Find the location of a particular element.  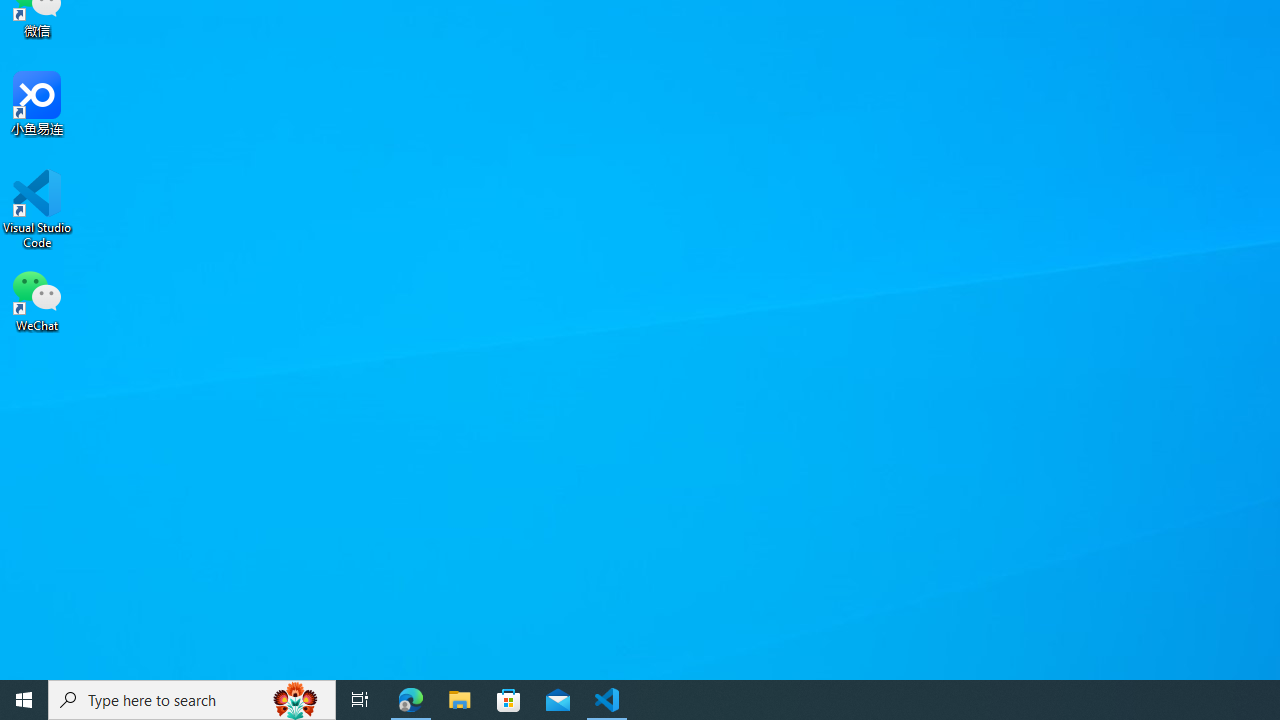

'WeChat' is located at coordinates (37, 299).